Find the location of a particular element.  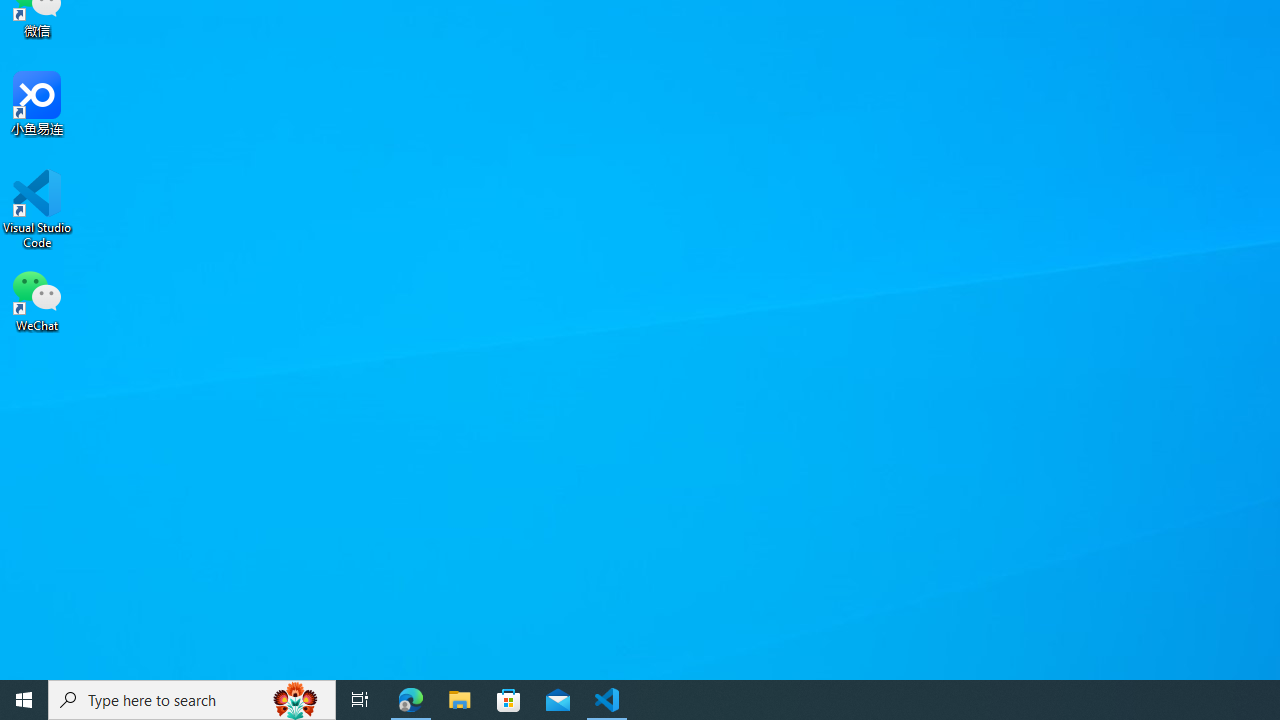

'WeChat' is located at coordinates (37, 299).